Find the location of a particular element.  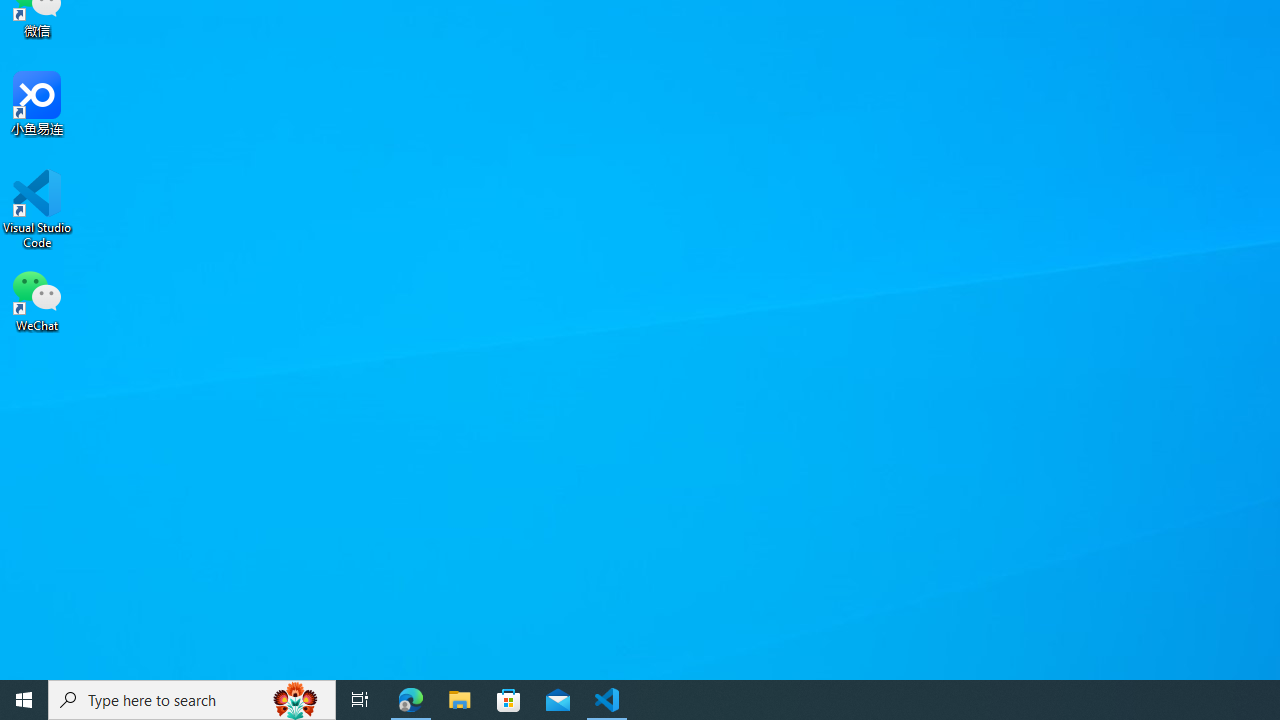

'WeChat' is located at coordinates (37, 299).